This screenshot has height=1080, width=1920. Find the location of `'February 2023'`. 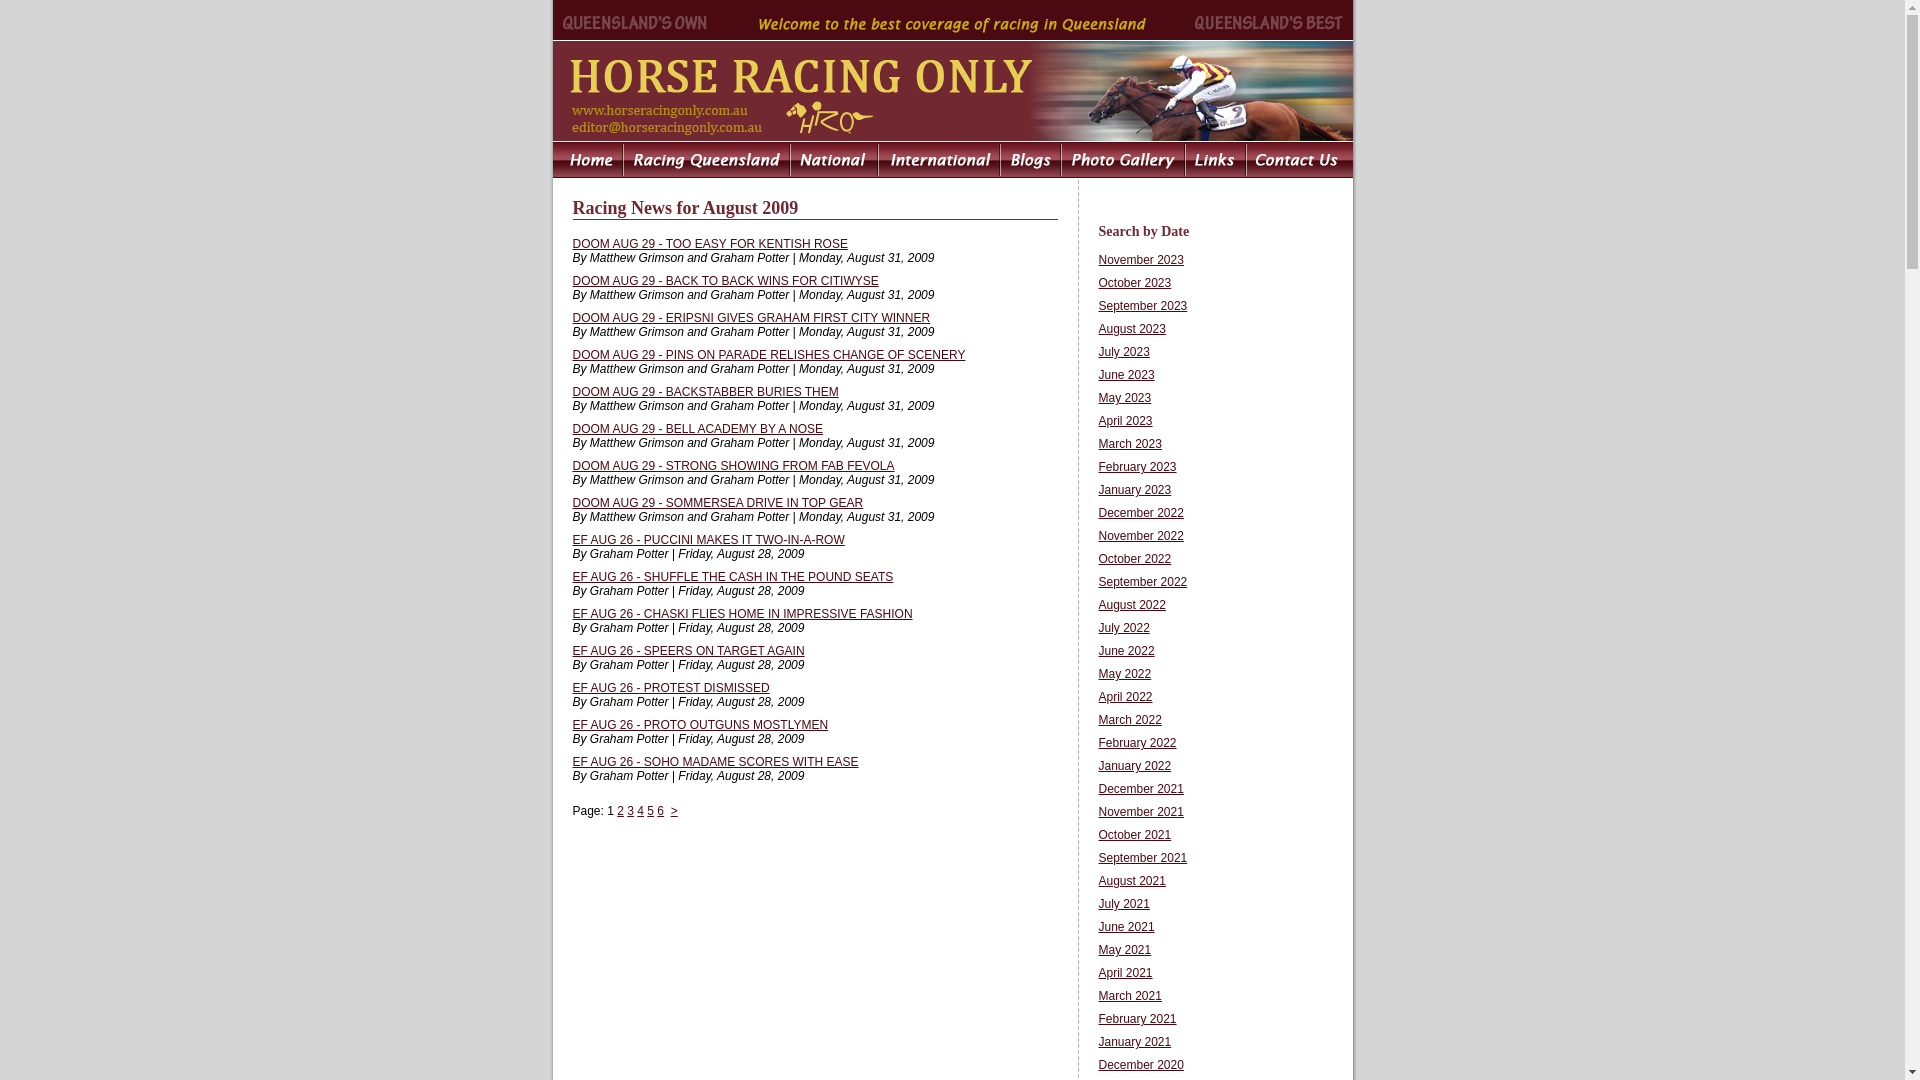

'February 2023' is located at coordinates (1137, 466).